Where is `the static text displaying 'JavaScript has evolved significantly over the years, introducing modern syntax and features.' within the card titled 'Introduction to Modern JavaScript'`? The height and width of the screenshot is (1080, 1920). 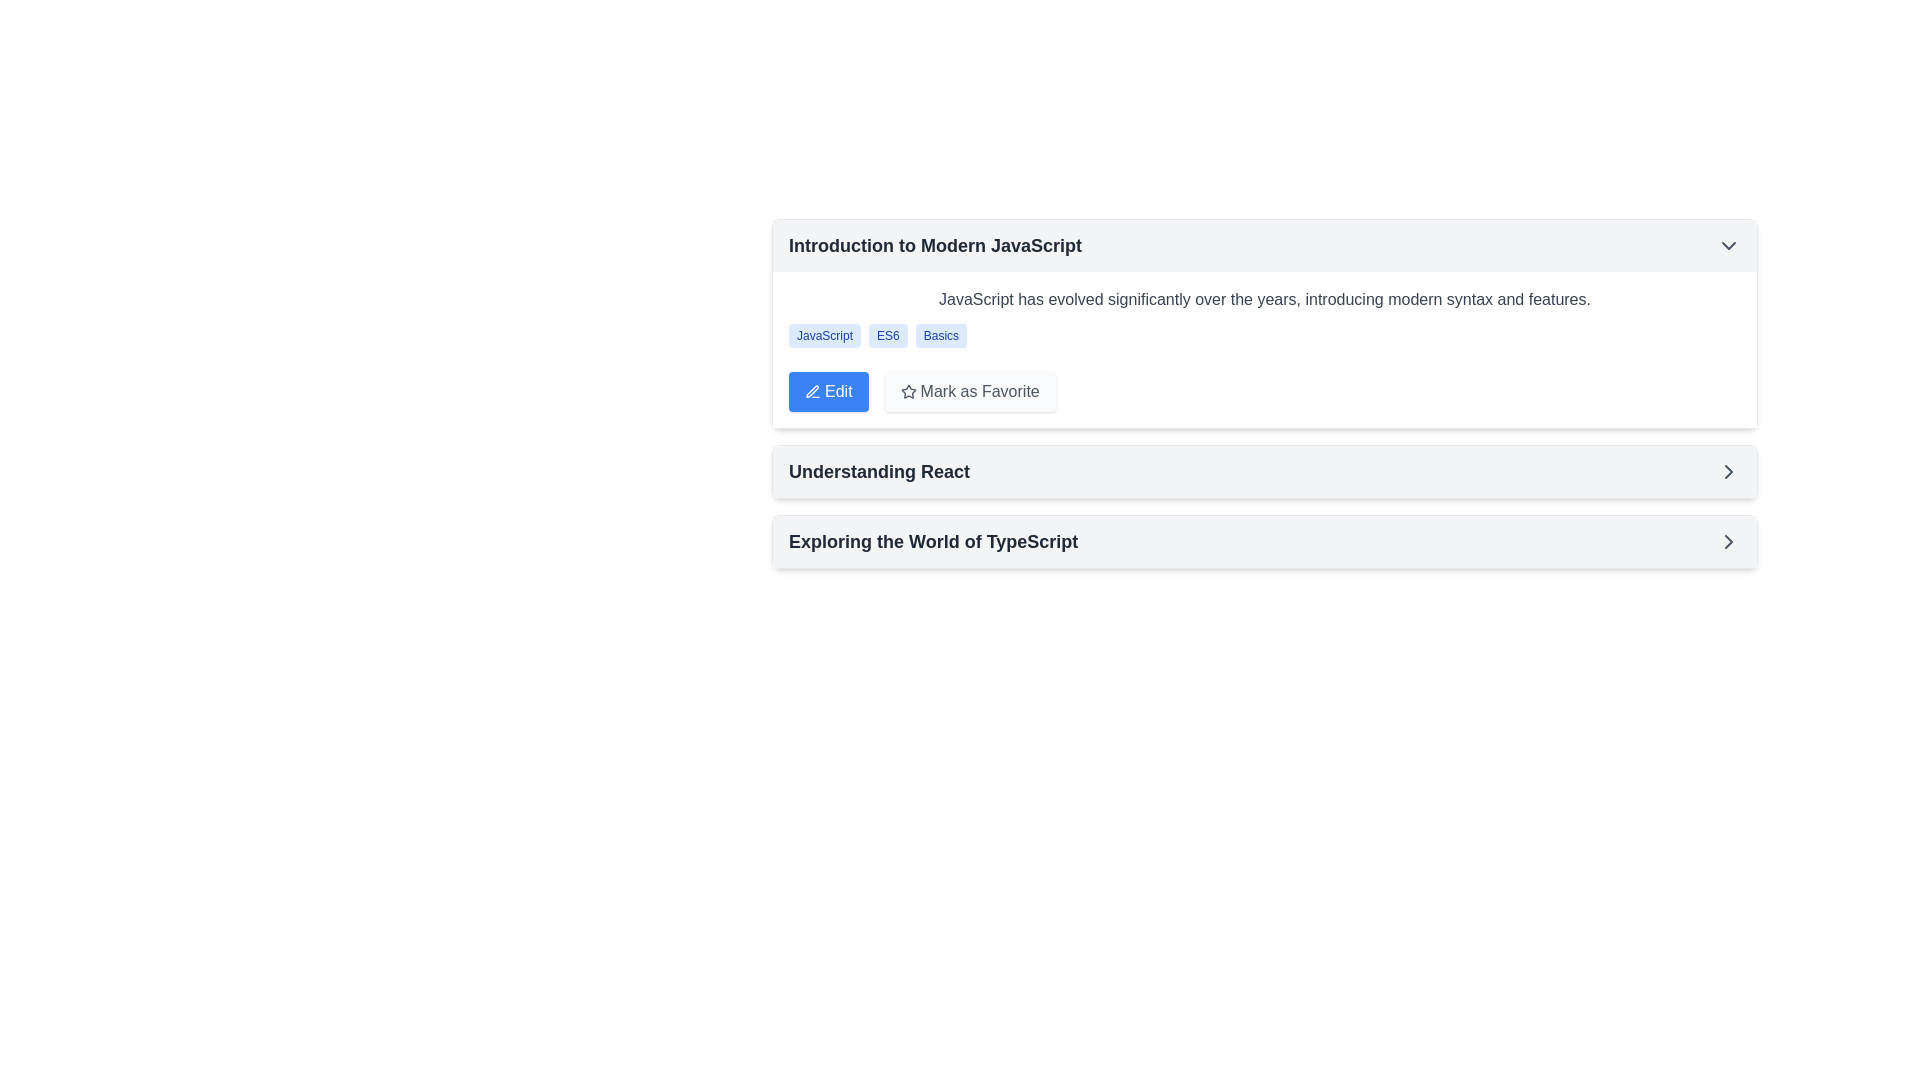
the static text displaying 'JavaScript has evolved significantly over the years, introducing modern syntax and features.' within the card titled 'Introduction to Modern JavaScript' is located at coordinates (1264, 300).